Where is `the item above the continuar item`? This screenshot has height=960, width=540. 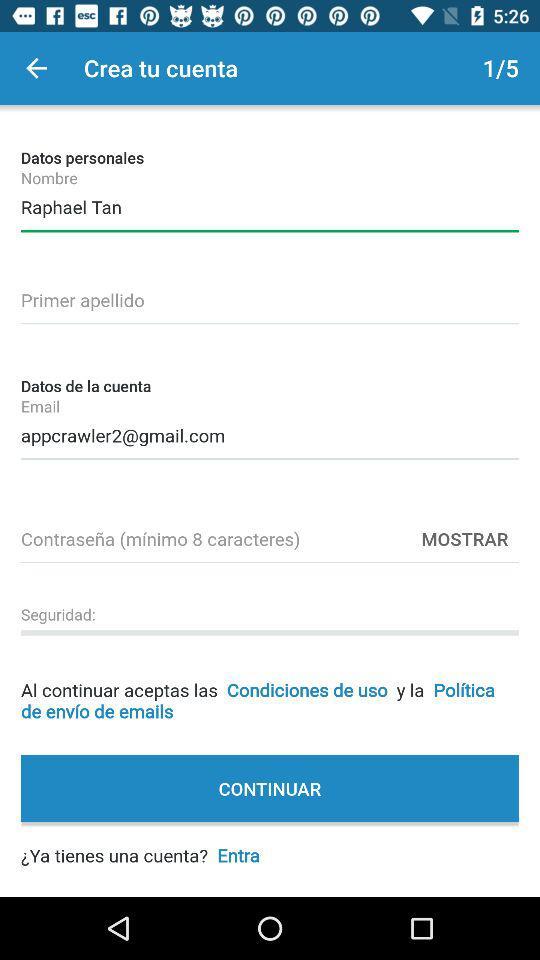 the item above the continuar item is located at coordinates (270, 684).